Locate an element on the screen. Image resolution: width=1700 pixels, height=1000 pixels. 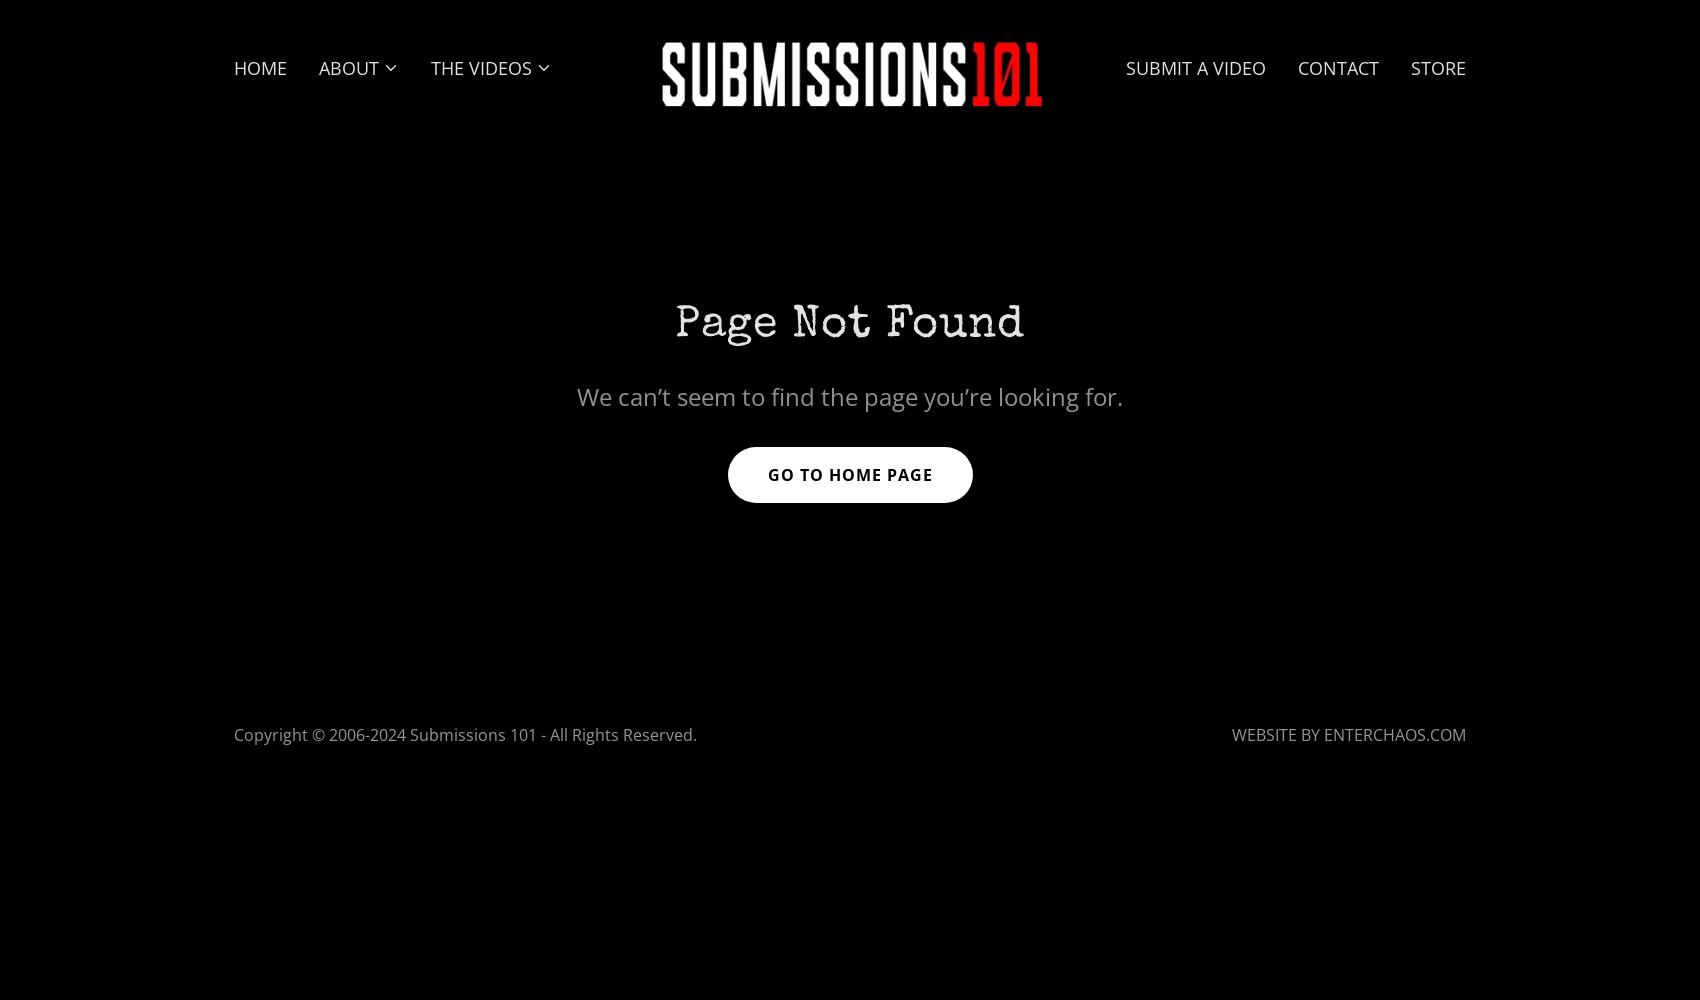
'SUBMIT A VIDEO' is located at coordinates (1193, 66).